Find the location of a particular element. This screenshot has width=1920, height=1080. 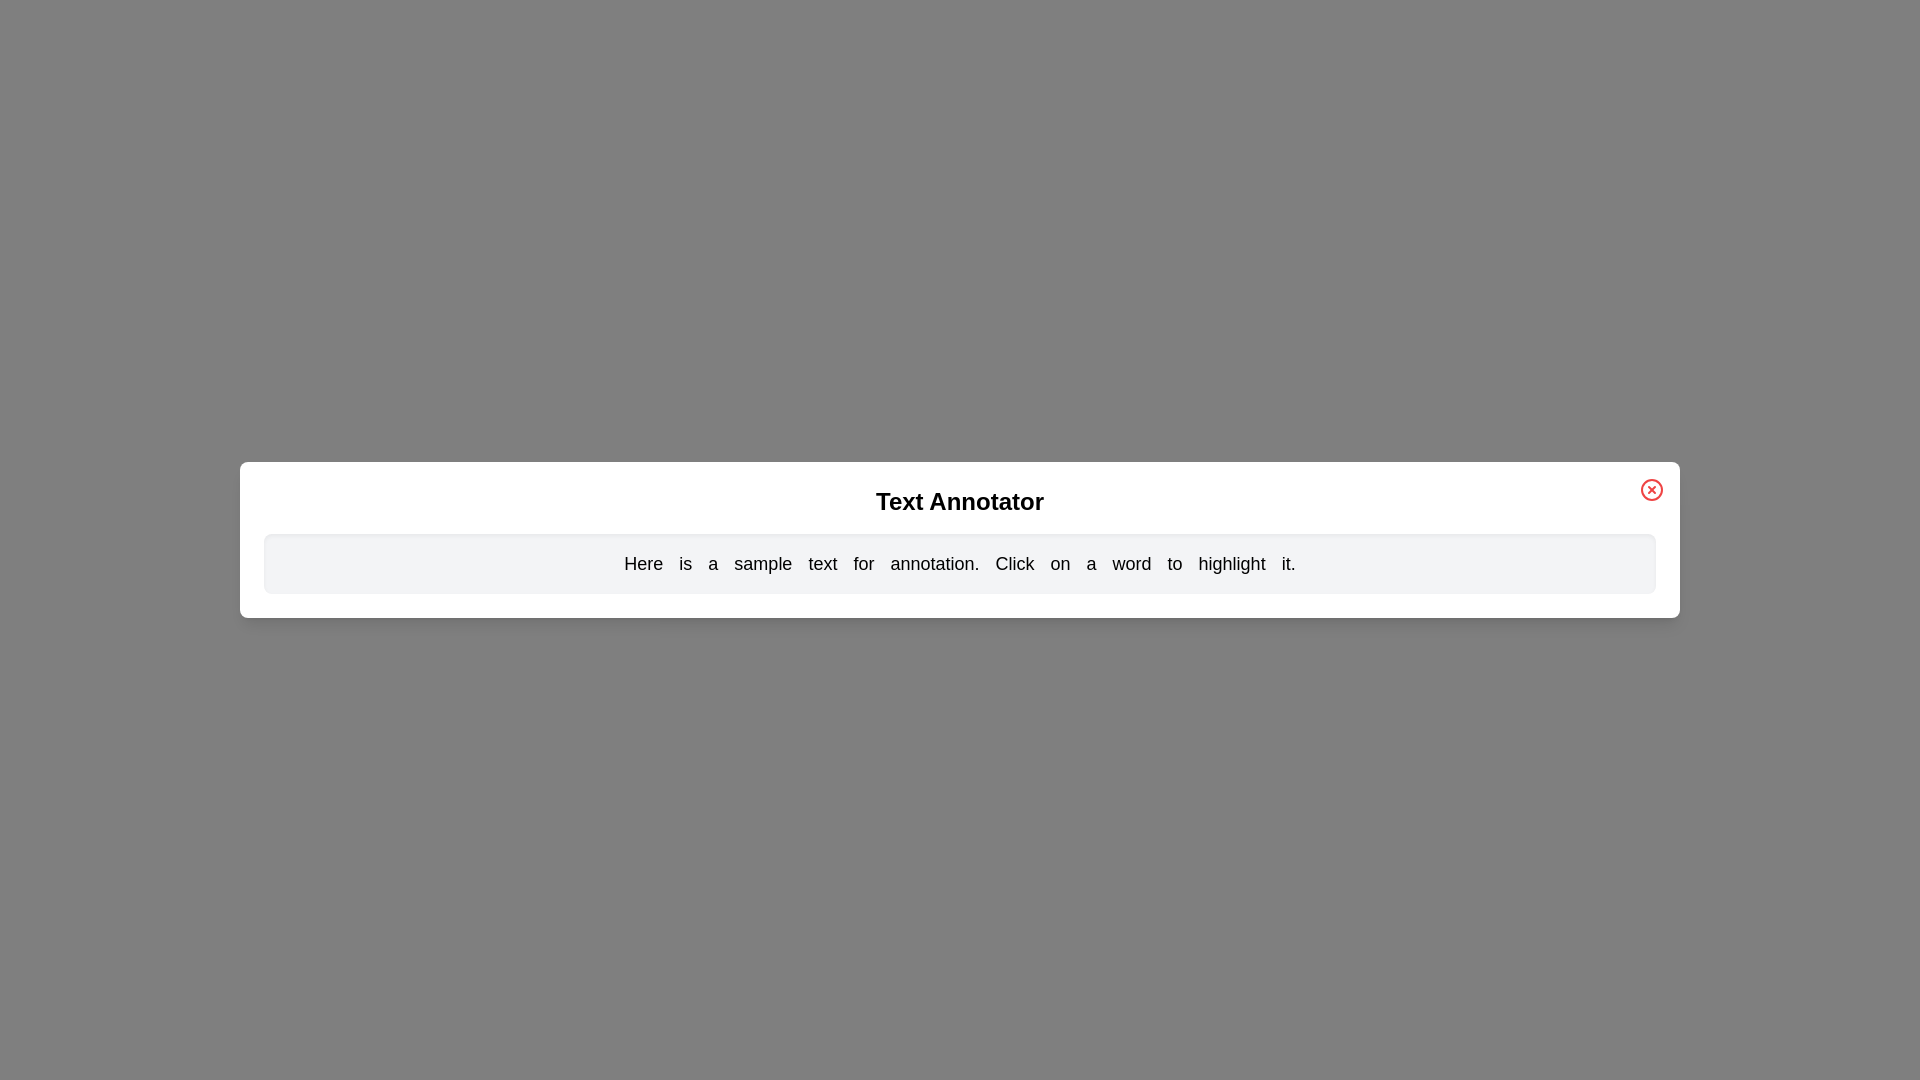

the word 'word' to toggle its highlighting is located at coordinates (1132, 563).